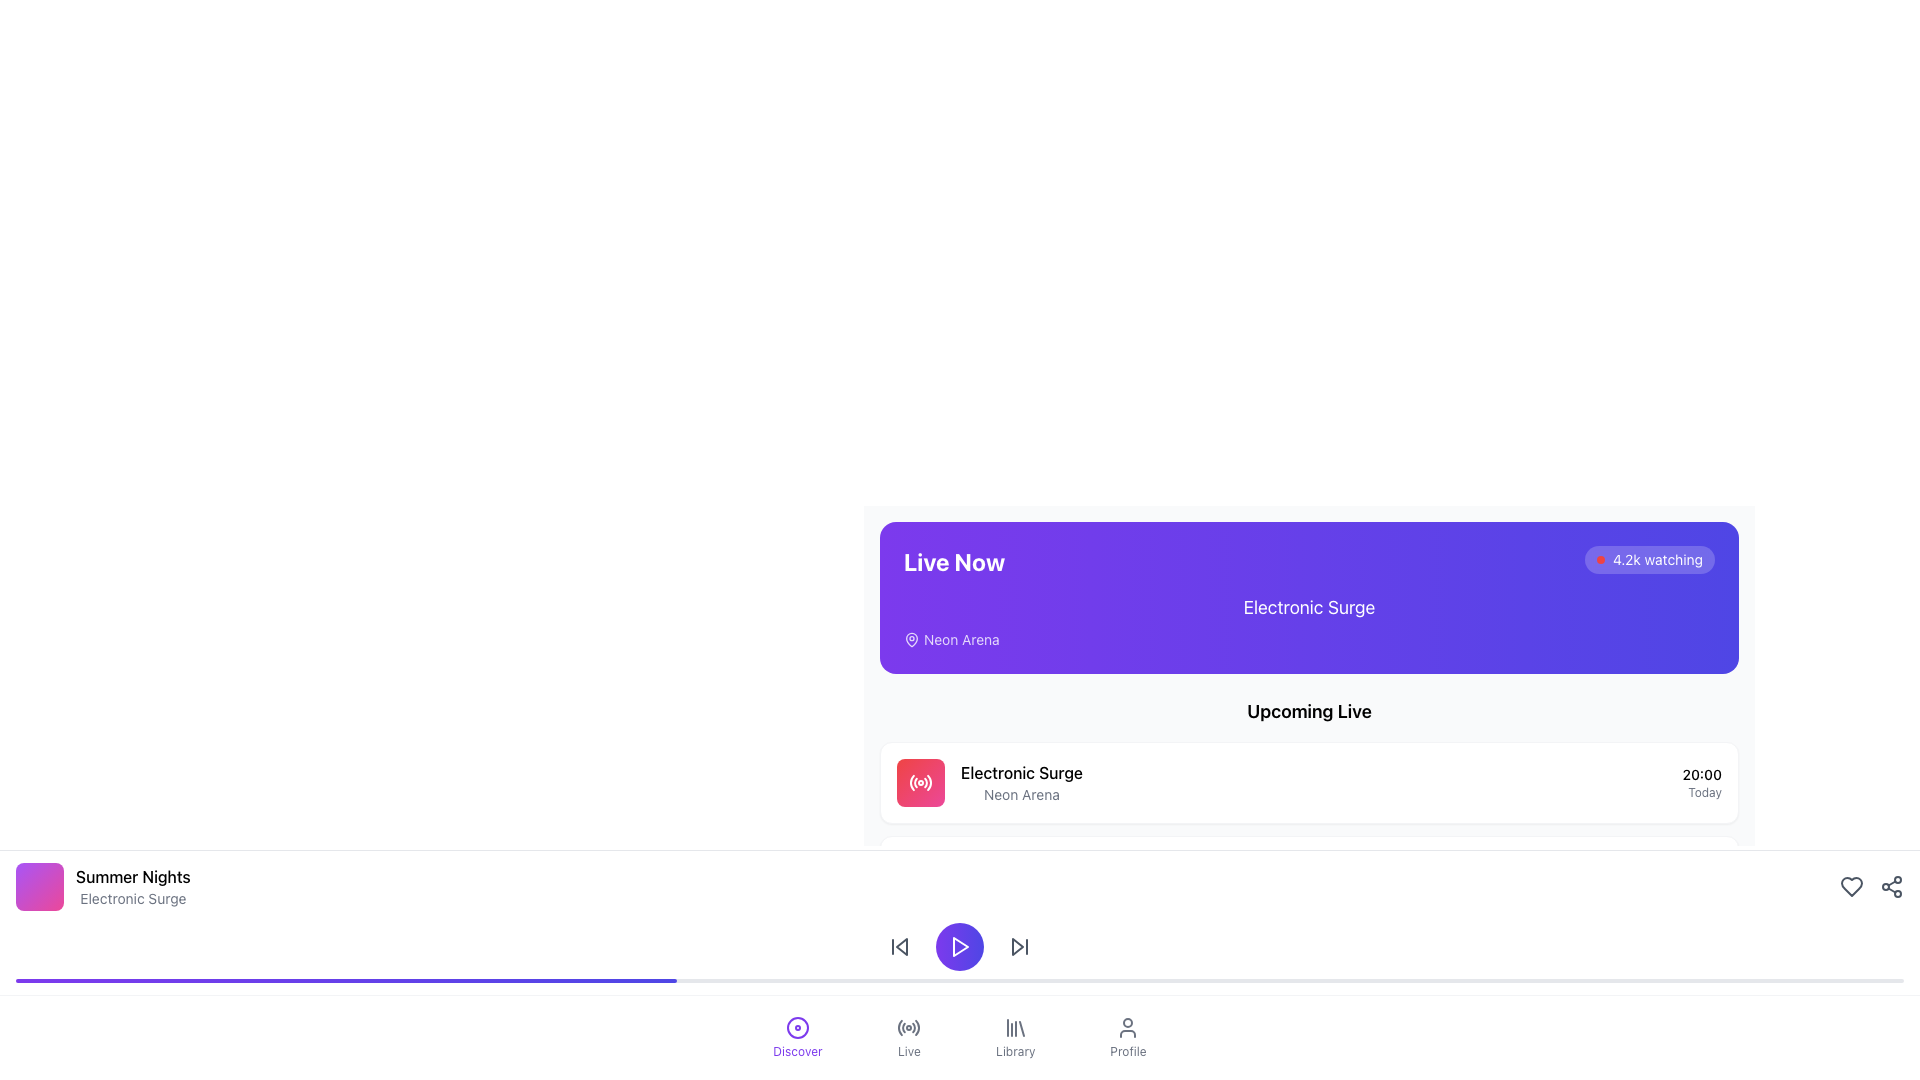 The image size is (1920, 1080). What do you see at coordinates (911, 639) in the screenshot?
I see `the map pin element, which has a pointed bottom and a circular top, located on the left side of the 'Live Now' section near 'Neon Arena'` at bounding box center [911, 639].